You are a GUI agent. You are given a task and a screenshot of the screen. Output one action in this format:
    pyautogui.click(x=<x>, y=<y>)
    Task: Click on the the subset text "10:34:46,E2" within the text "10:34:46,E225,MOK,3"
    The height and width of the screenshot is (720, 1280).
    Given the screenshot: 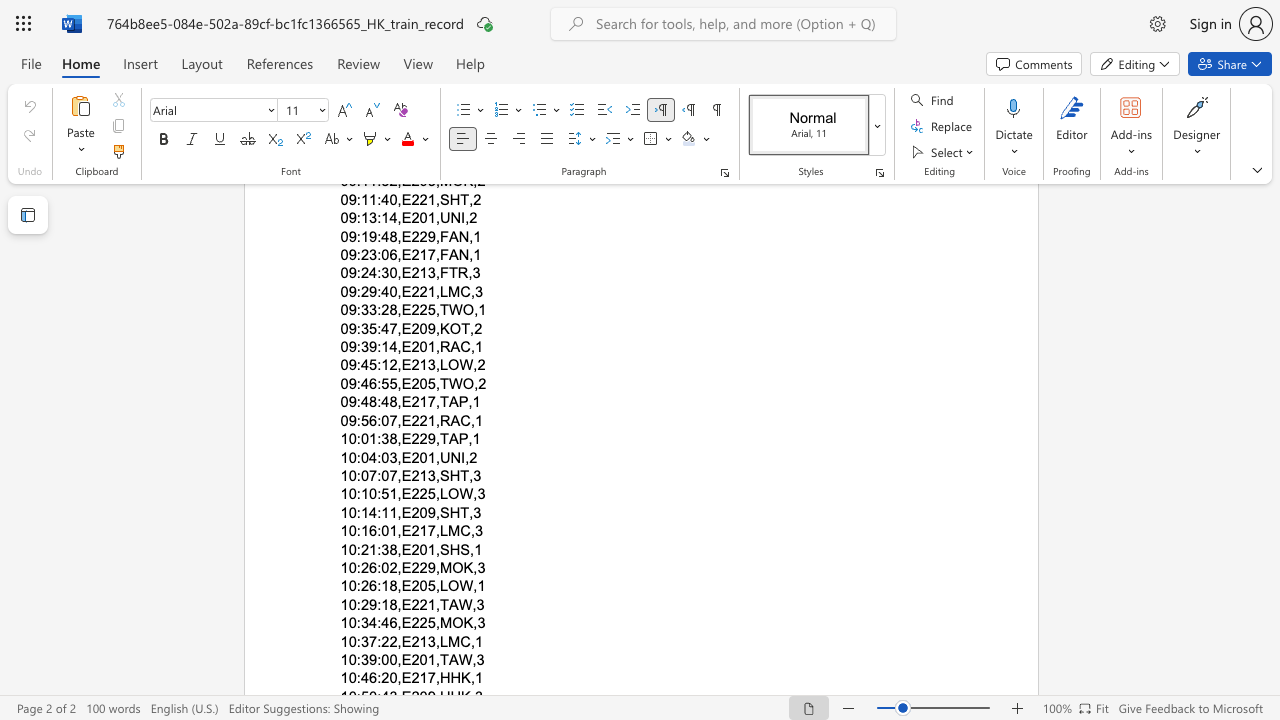 What is the action you would take?
    pyautogui.click(x=340, y=622)
    